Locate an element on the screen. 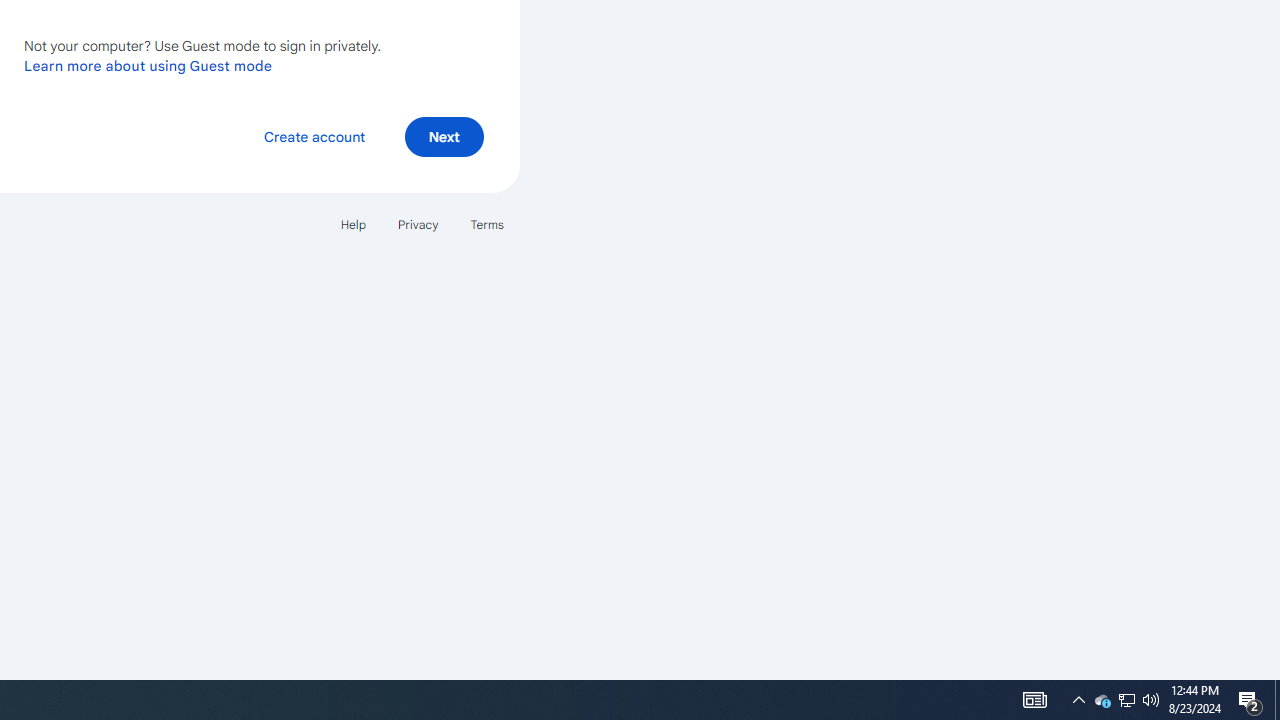 Image resolution: width=1280 pixels, height=720 pixels. 'Learn more about using Guest mode' is located at coordinates (147, 64).